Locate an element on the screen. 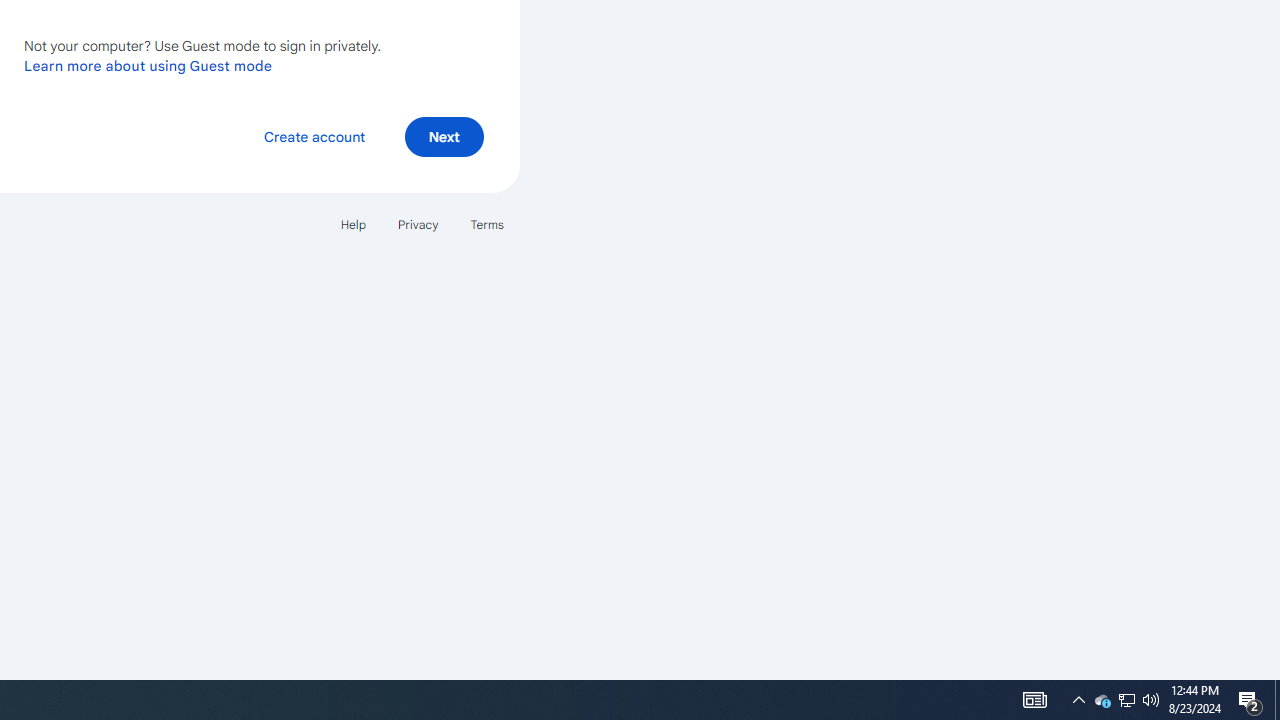 Image resolution: width=1280 pixels, height=720 pixels. 'Learn more about using Guest mode' is located at coordinates (147, 64).